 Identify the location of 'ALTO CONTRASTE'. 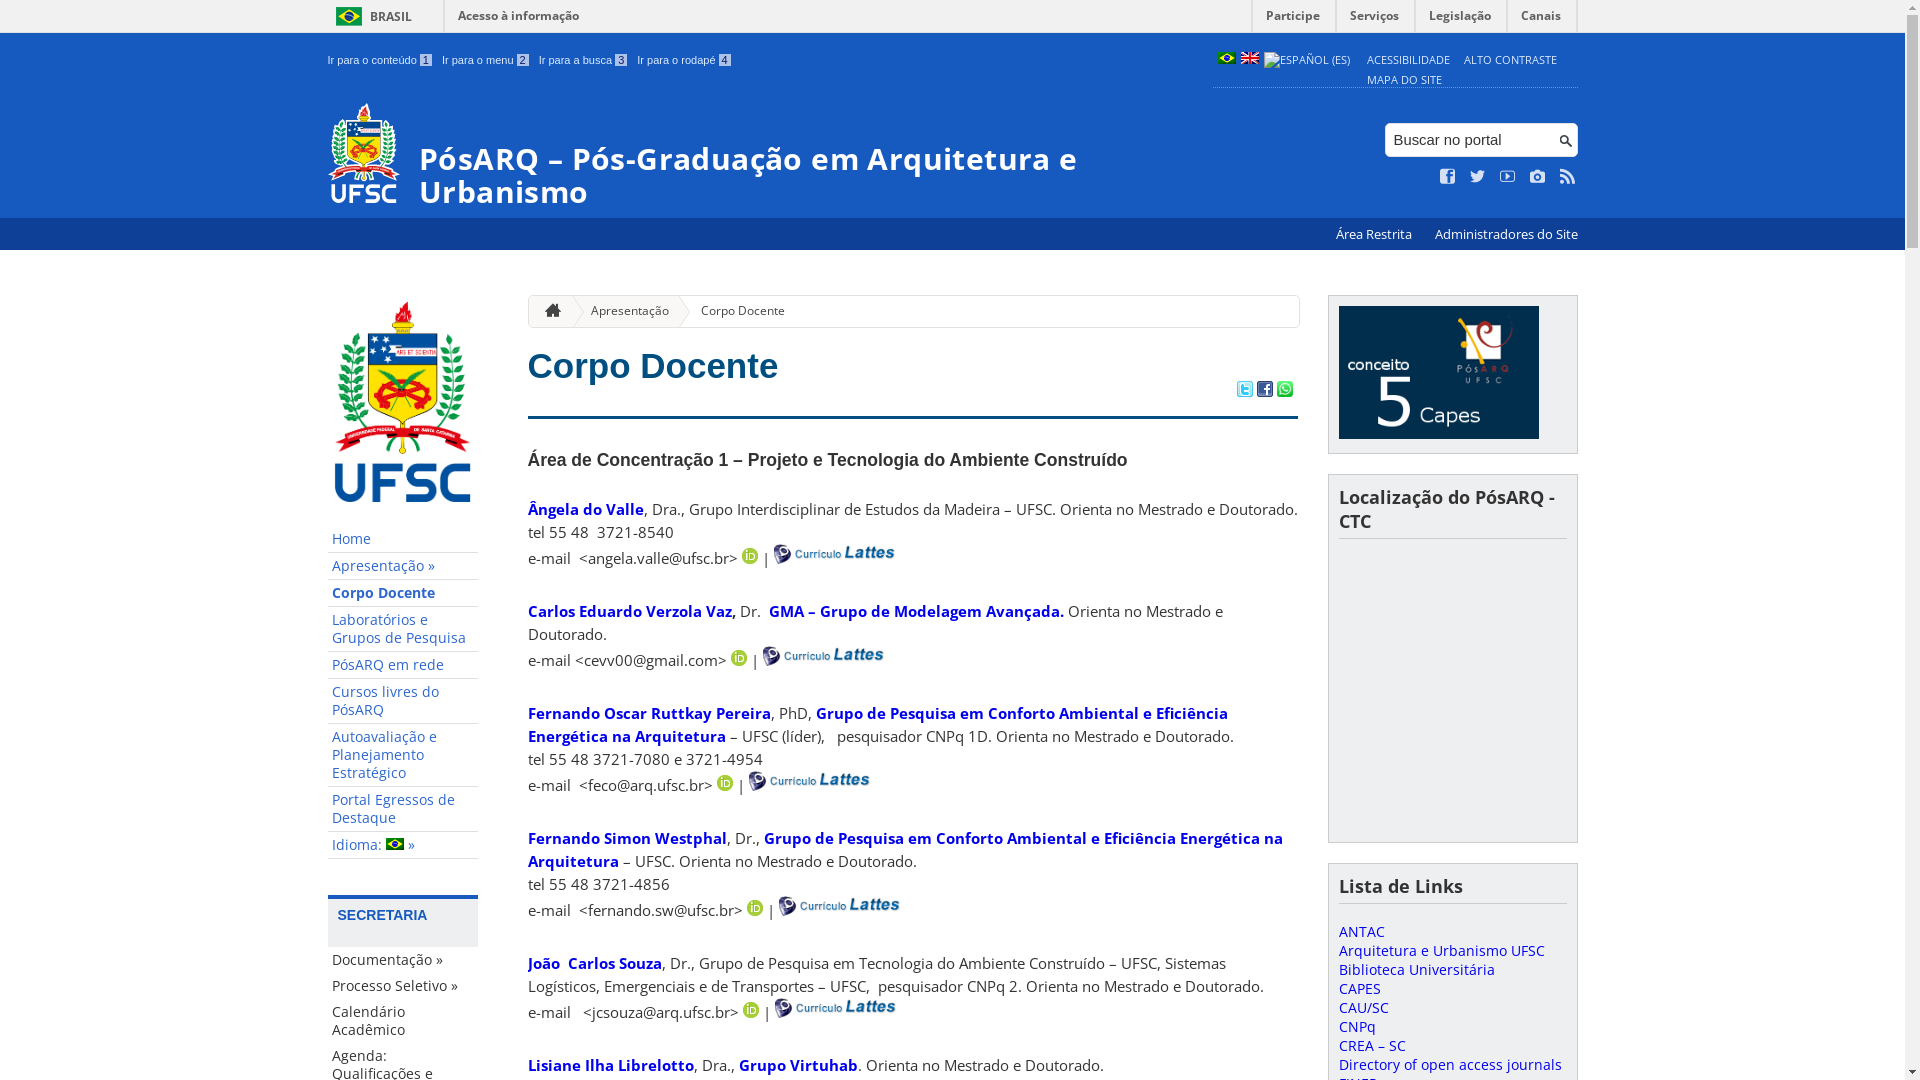
(1510, 58).